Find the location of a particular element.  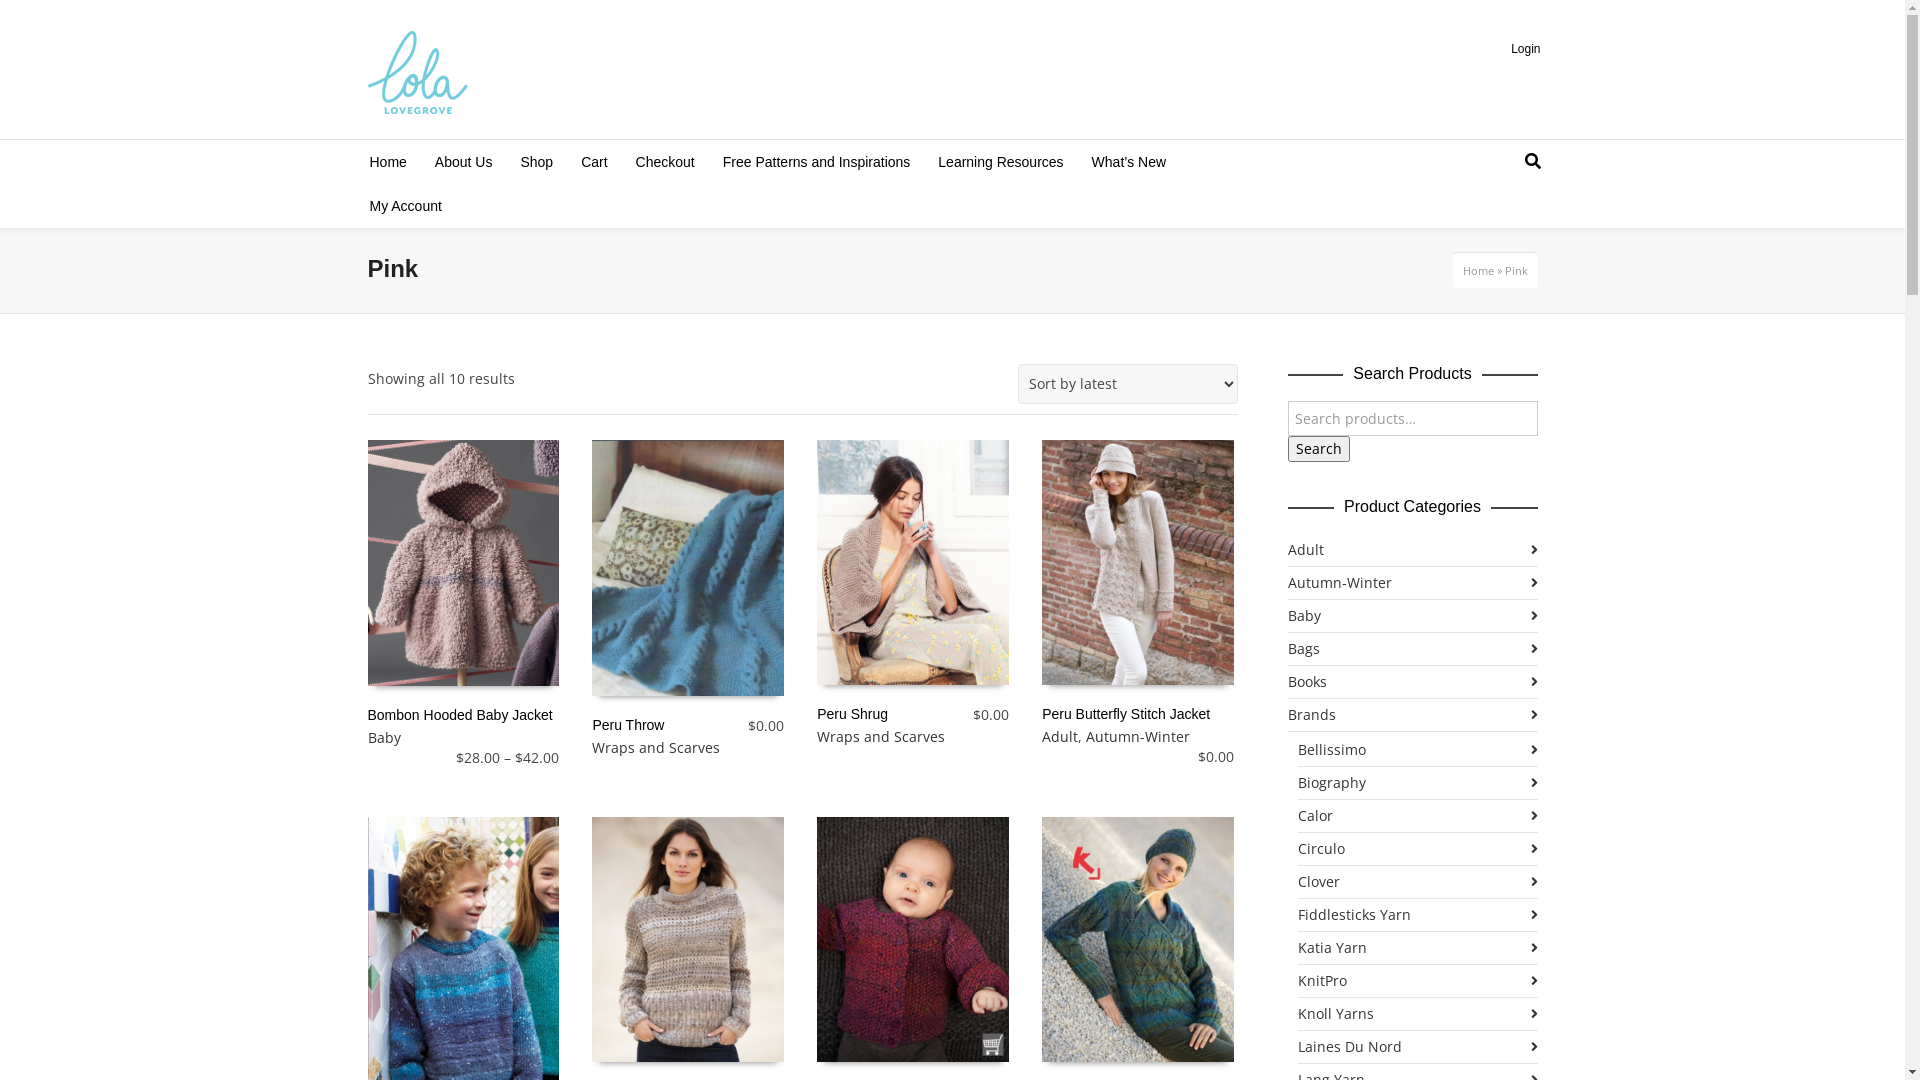

'Free Patterns and Inspirations' is located at coordinates (710, 161).